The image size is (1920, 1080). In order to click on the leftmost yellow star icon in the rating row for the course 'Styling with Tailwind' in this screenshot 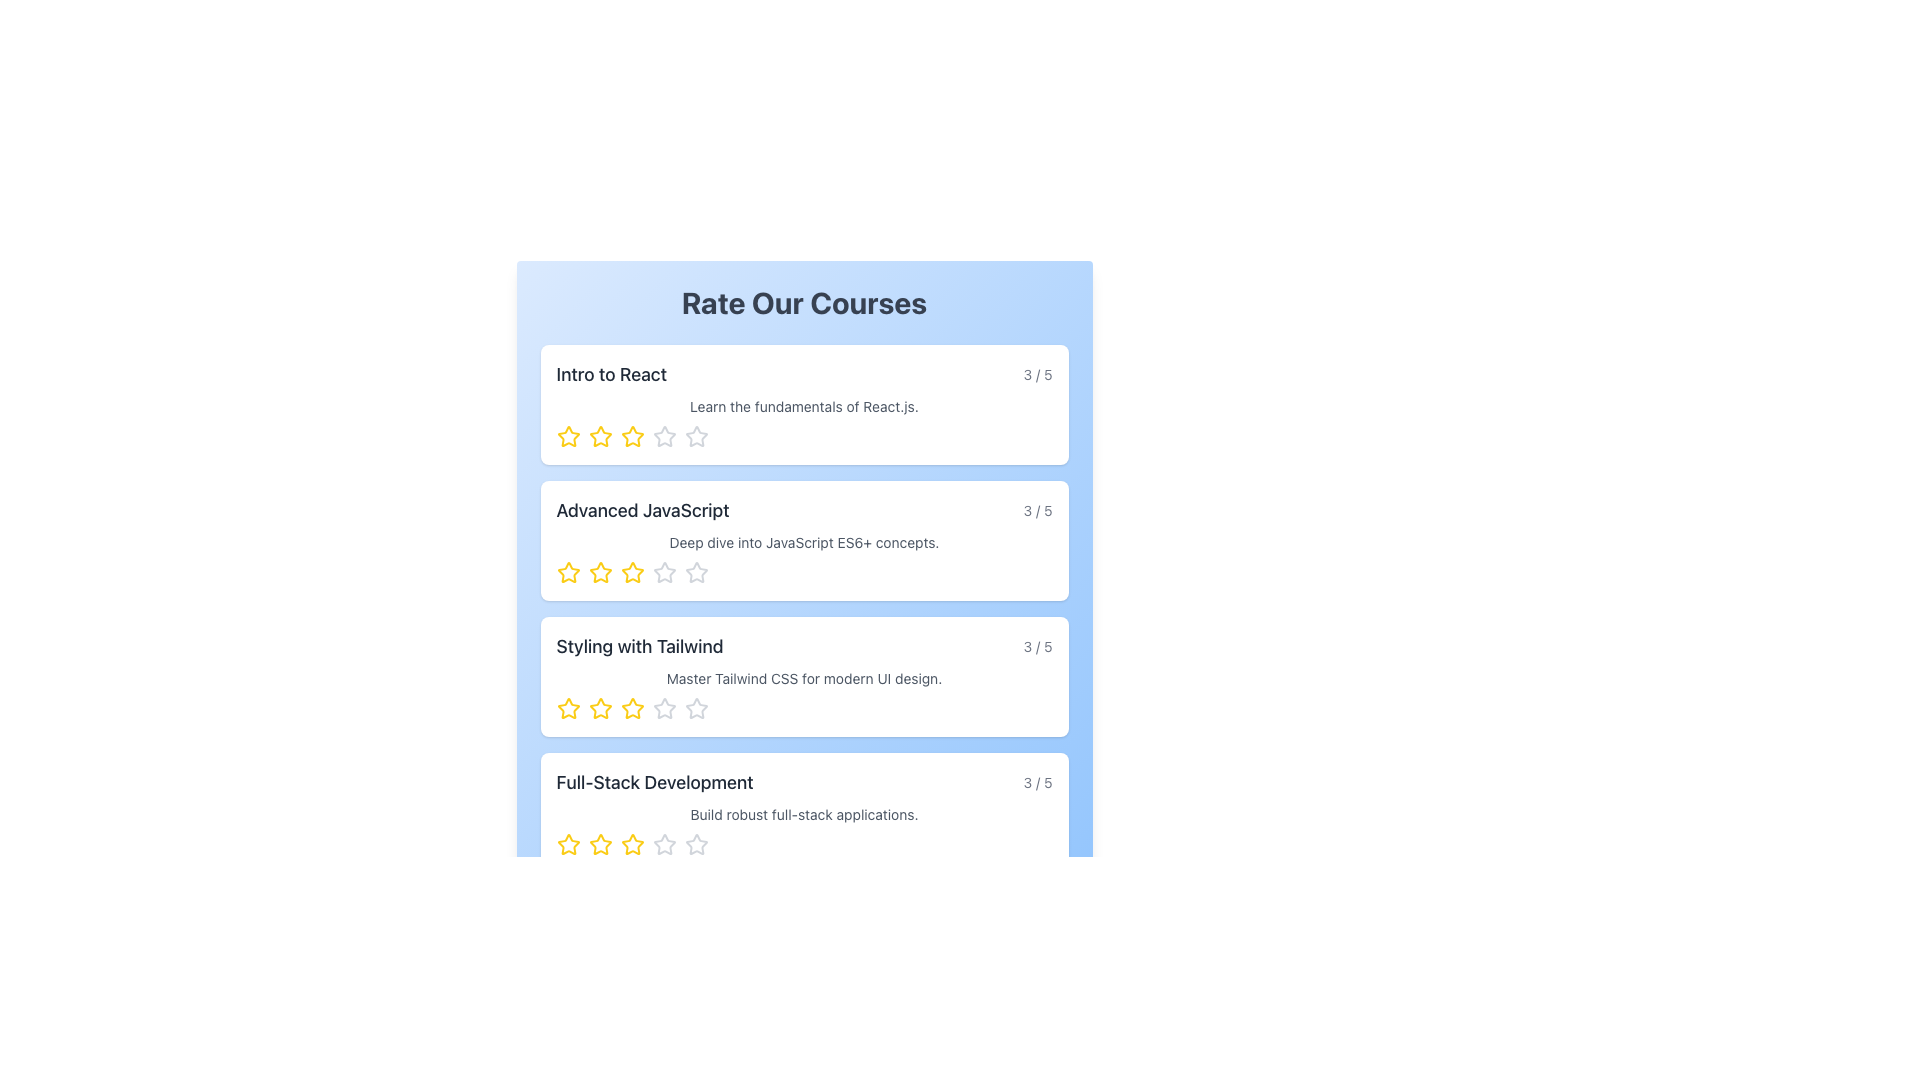, I will do `click(567, 707)`.